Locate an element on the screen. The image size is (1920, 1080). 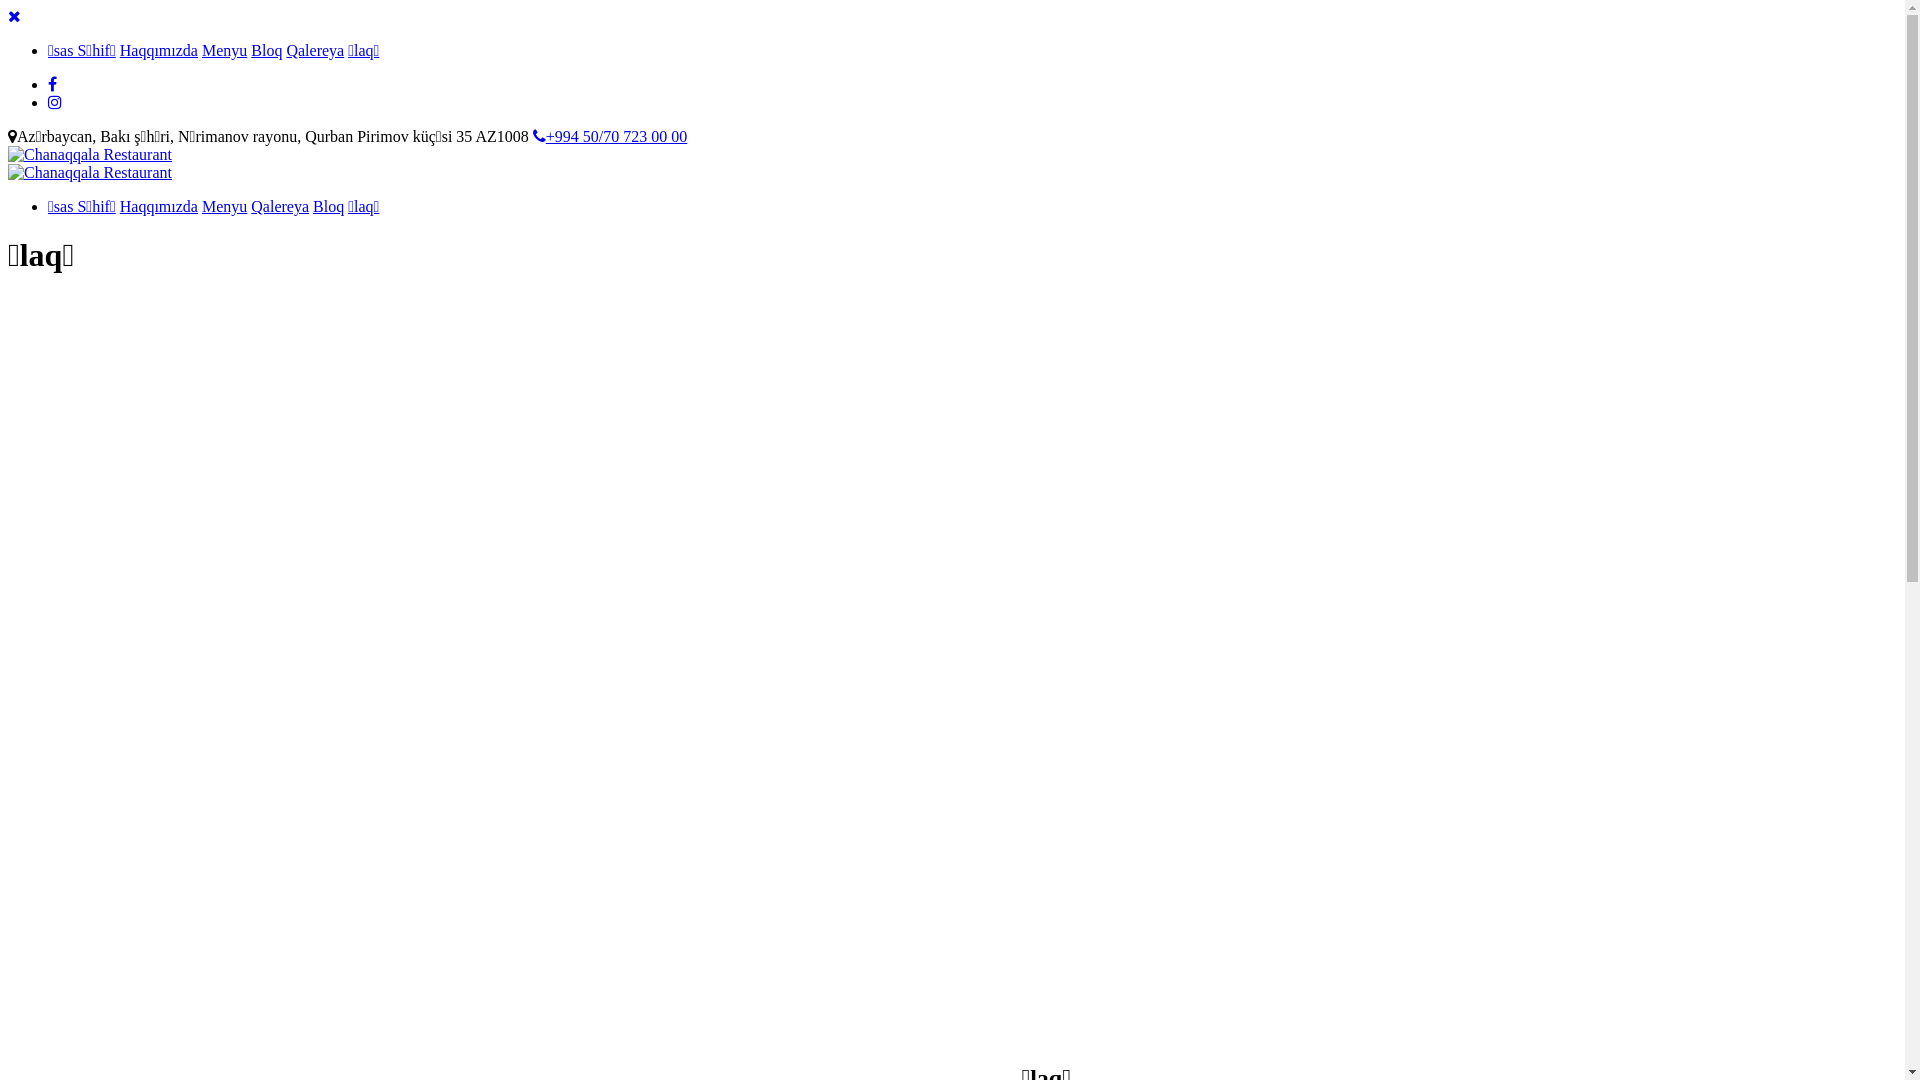
'+994 50/70 723 00 00' is located at coordinates (532, 135).